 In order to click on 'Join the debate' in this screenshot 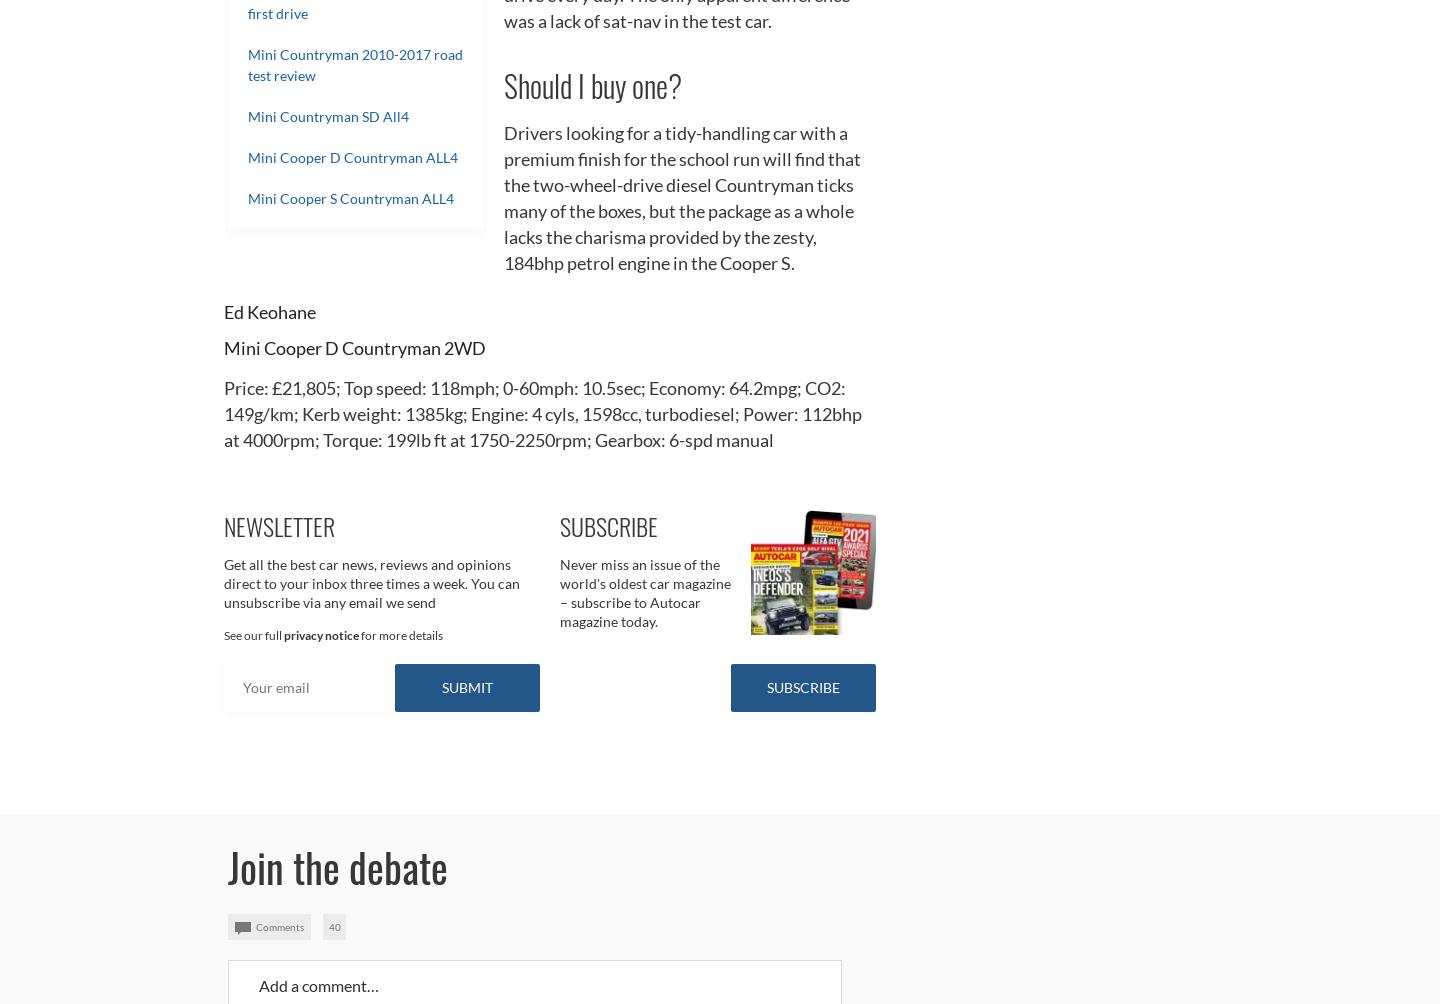, I will do `click(337, 868)`.